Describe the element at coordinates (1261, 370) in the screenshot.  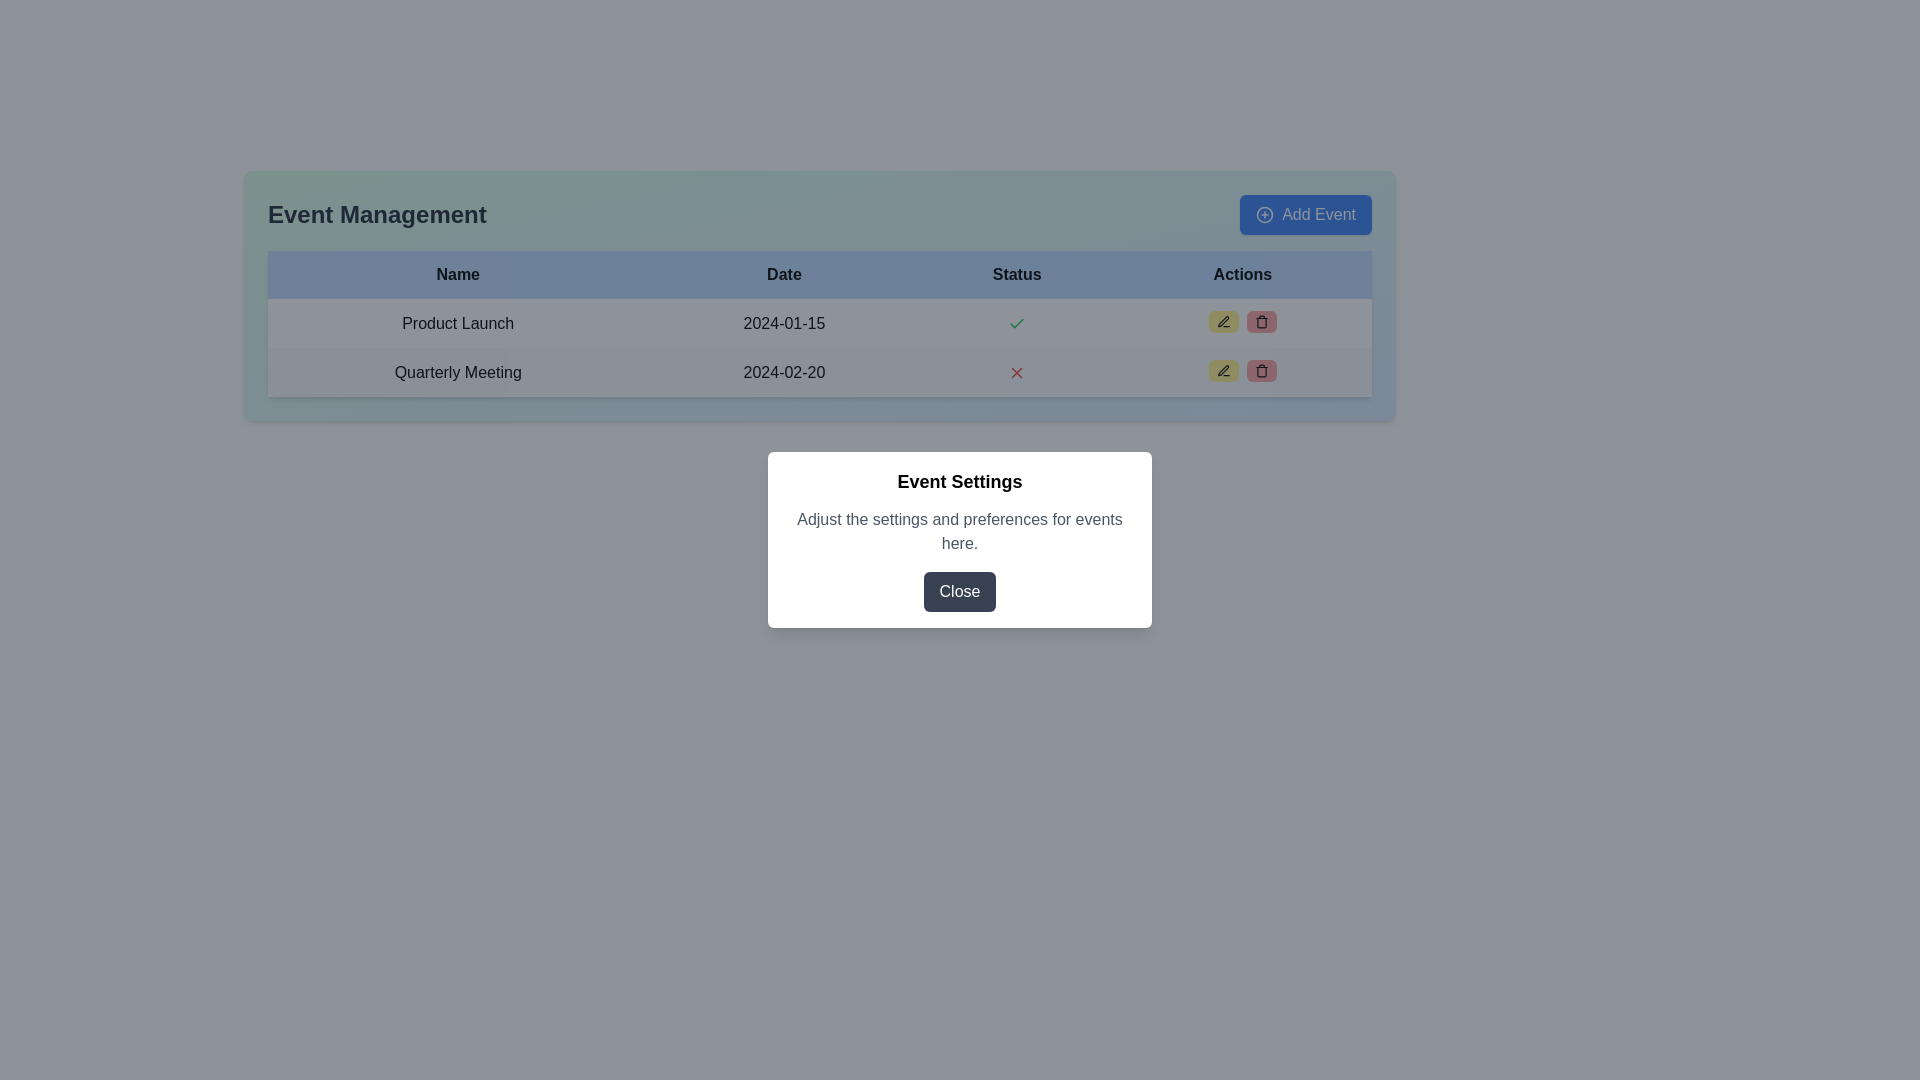
I see `the delete button in the 'Actions' column of the 'Quarterly Meeting' row` at that location.